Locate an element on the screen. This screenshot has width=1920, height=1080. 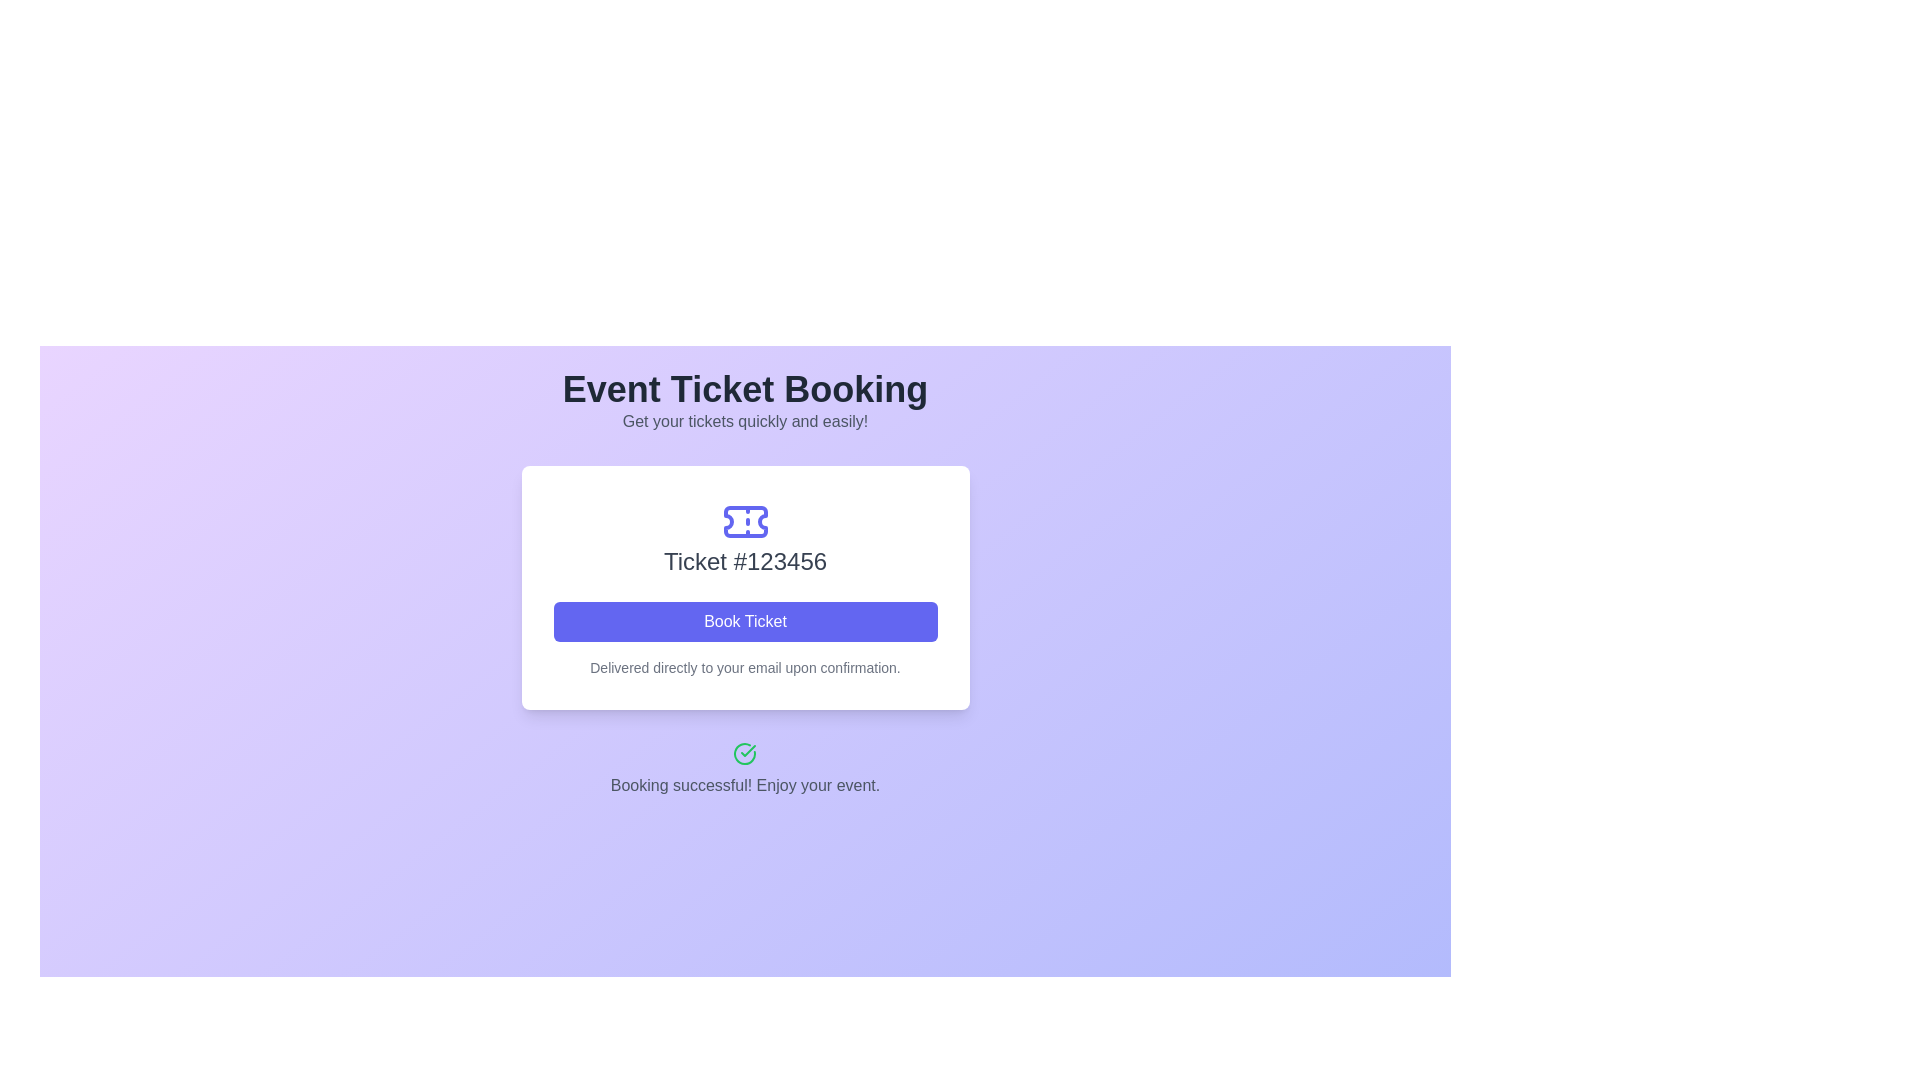
the 'Book Ticket' button, which has a blue background and white text, located below the 'Ticket #123456' heading is located at coordinates (744, 620).